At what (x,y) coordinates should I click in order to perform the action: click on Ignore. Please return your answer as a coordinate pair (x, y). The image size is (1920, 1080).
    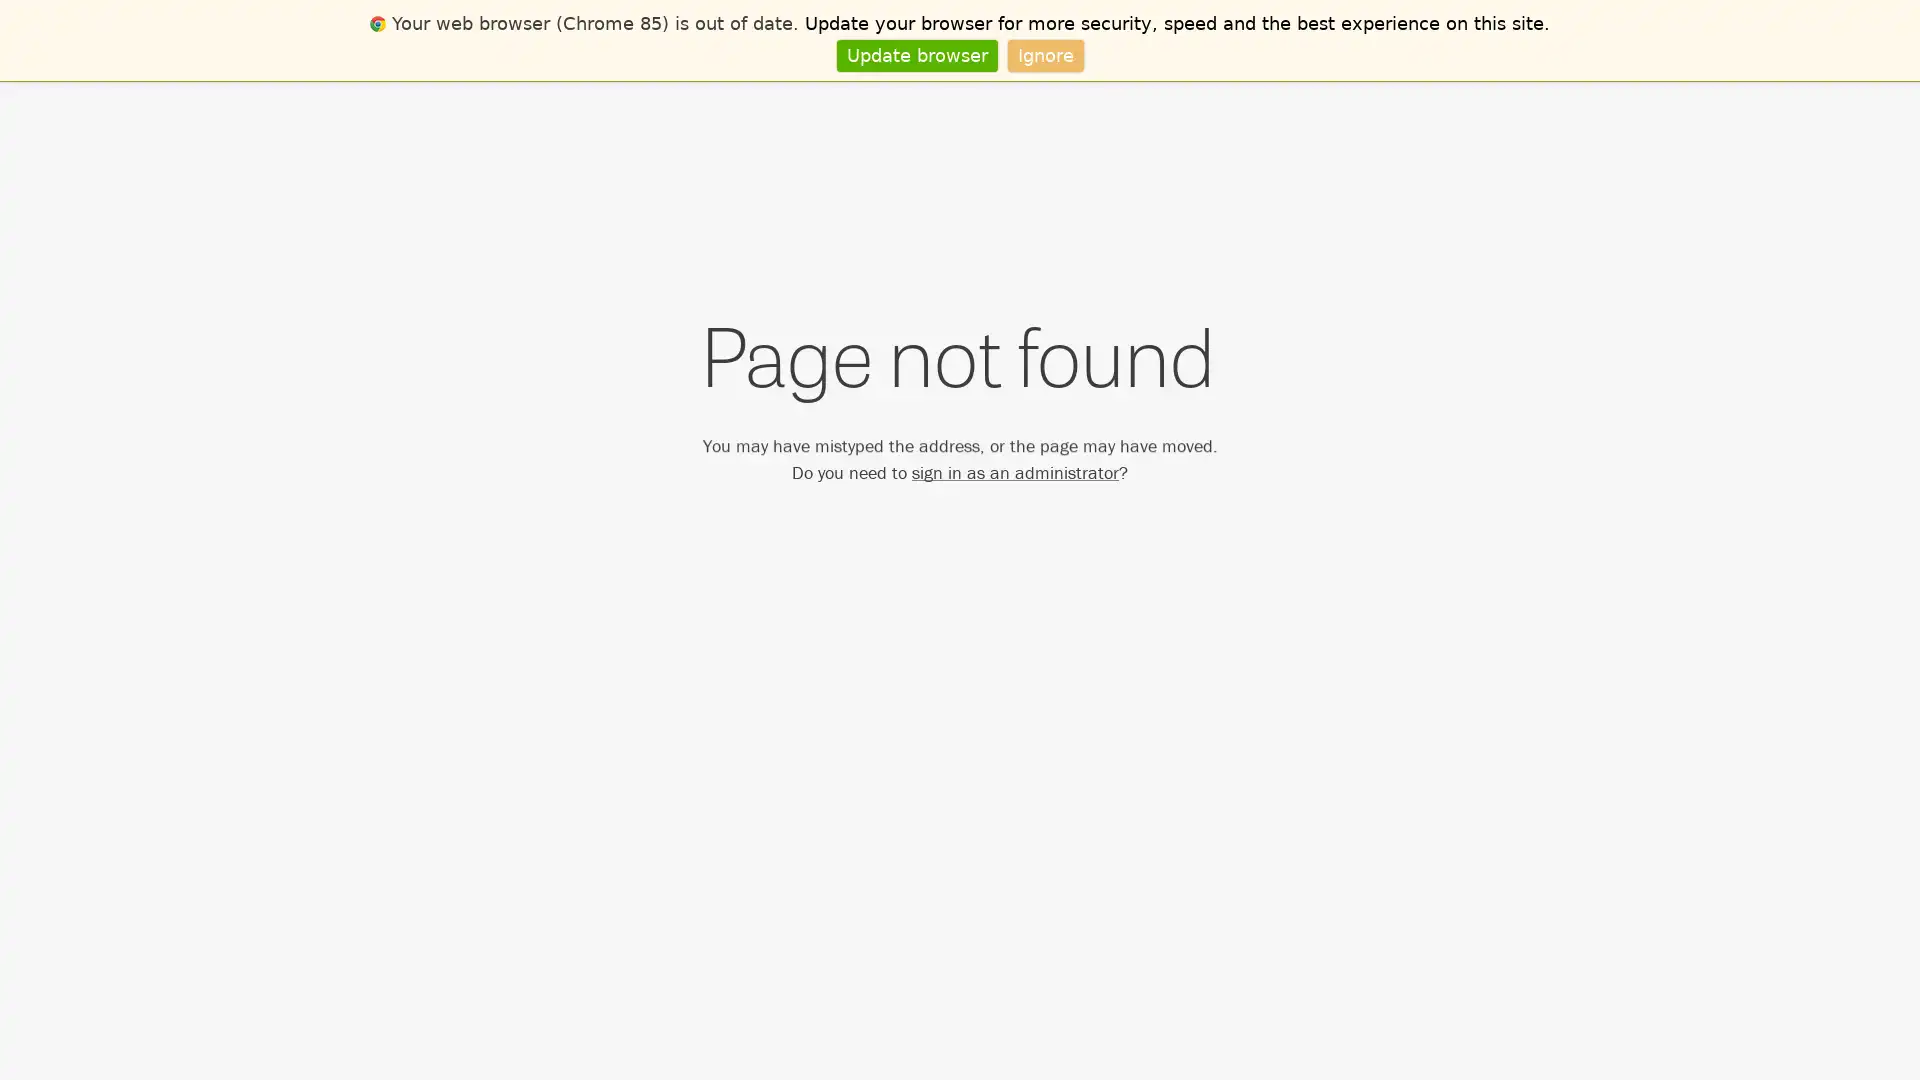
    Looking at the image, I should click on (1044, 54).